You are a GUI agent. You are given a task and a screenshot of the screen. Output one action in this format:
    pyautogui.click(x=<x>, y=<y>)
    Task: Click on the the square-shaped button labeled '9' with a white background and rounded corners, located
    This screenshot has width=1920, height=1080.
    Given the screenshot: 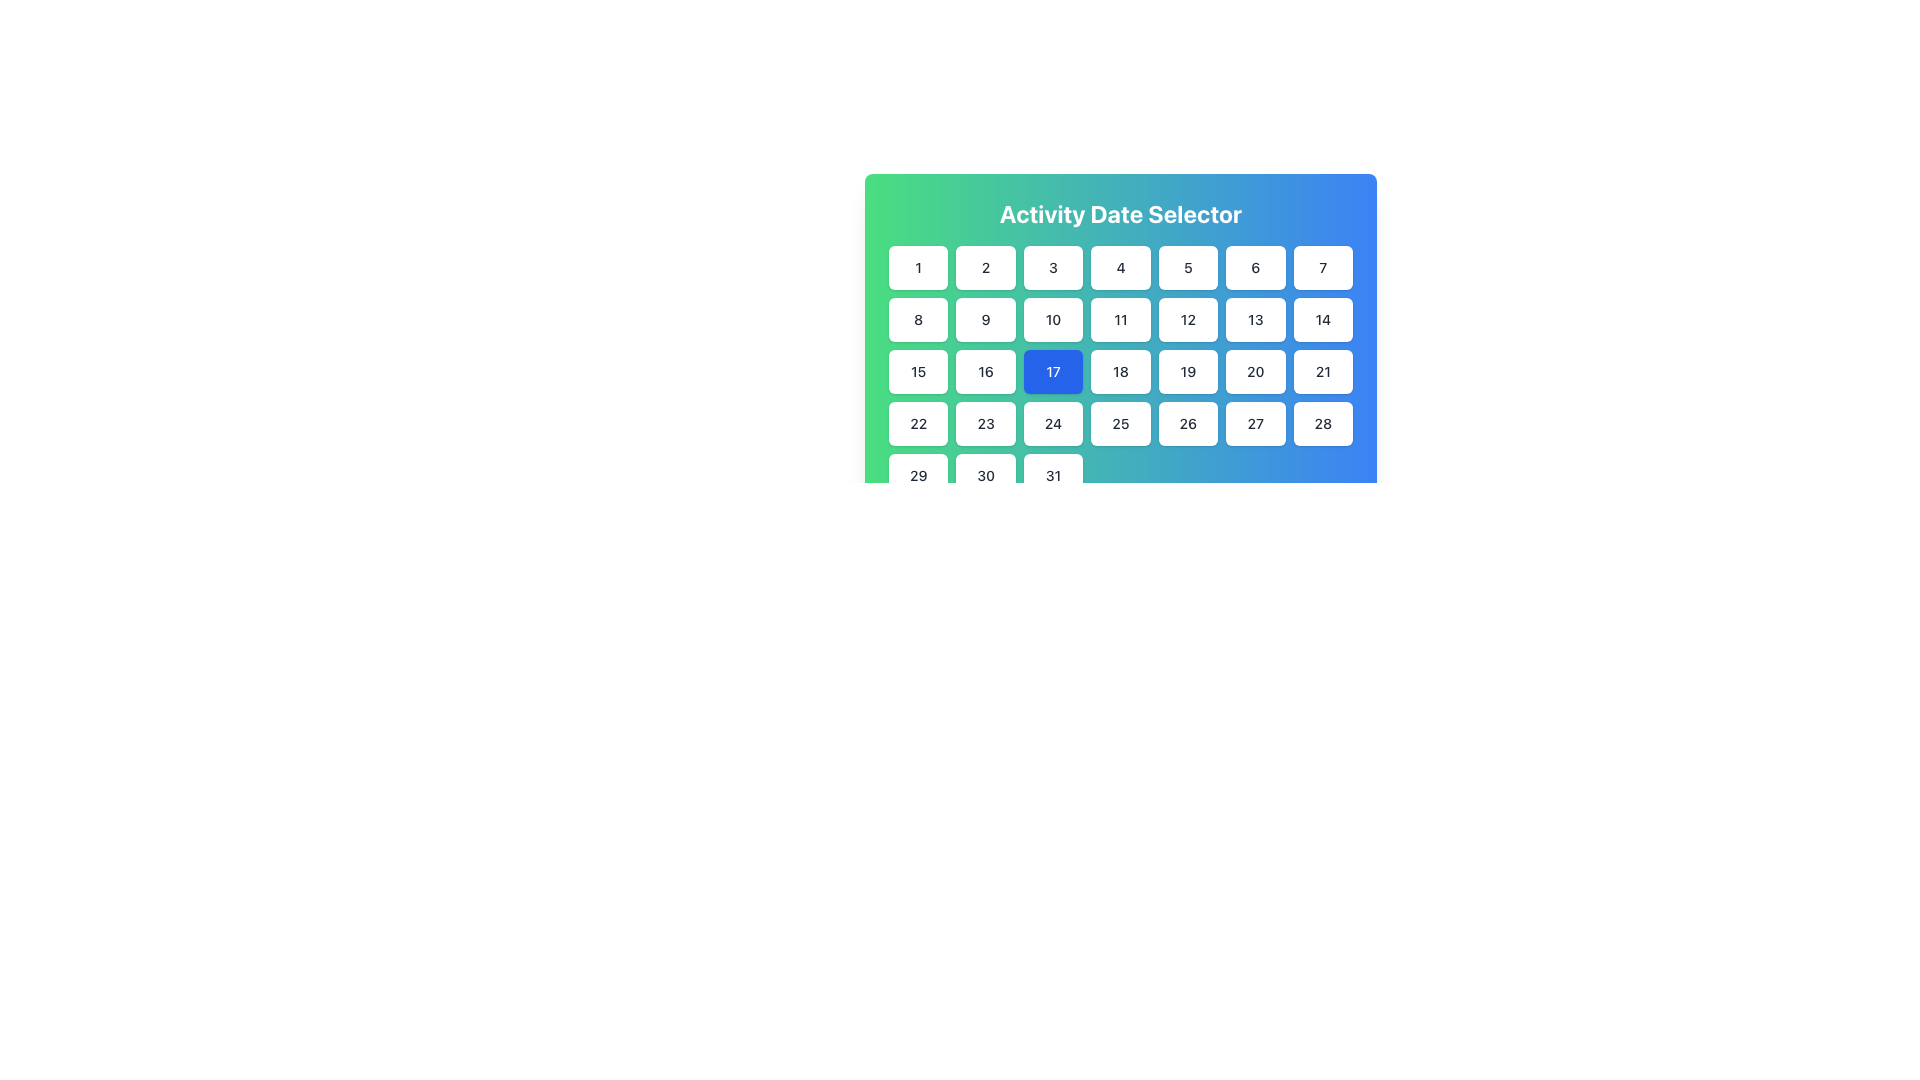 What is the action you would take?
    pyautogui.click(x=986, y=319)
    